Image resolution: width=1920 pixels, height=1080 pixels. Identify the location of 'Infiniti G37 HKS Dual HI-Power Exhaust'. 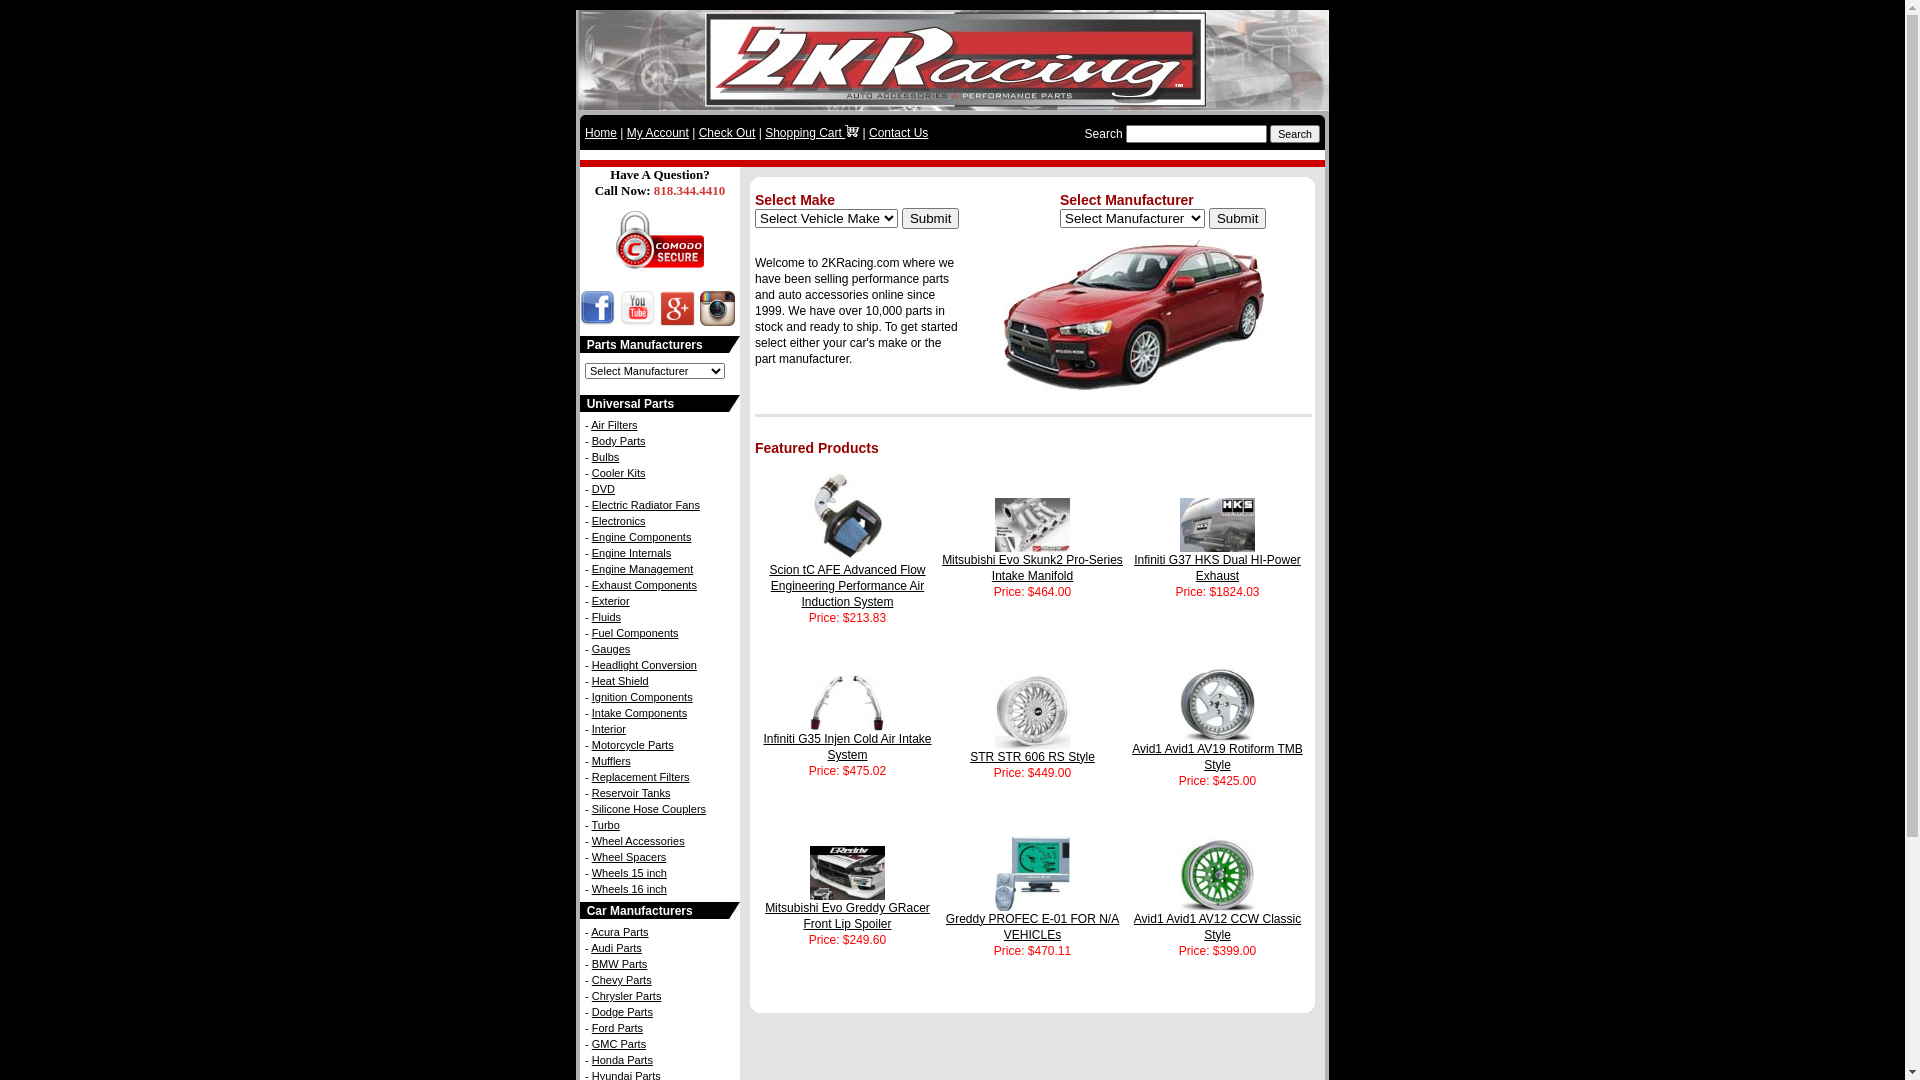
(1216, 562).